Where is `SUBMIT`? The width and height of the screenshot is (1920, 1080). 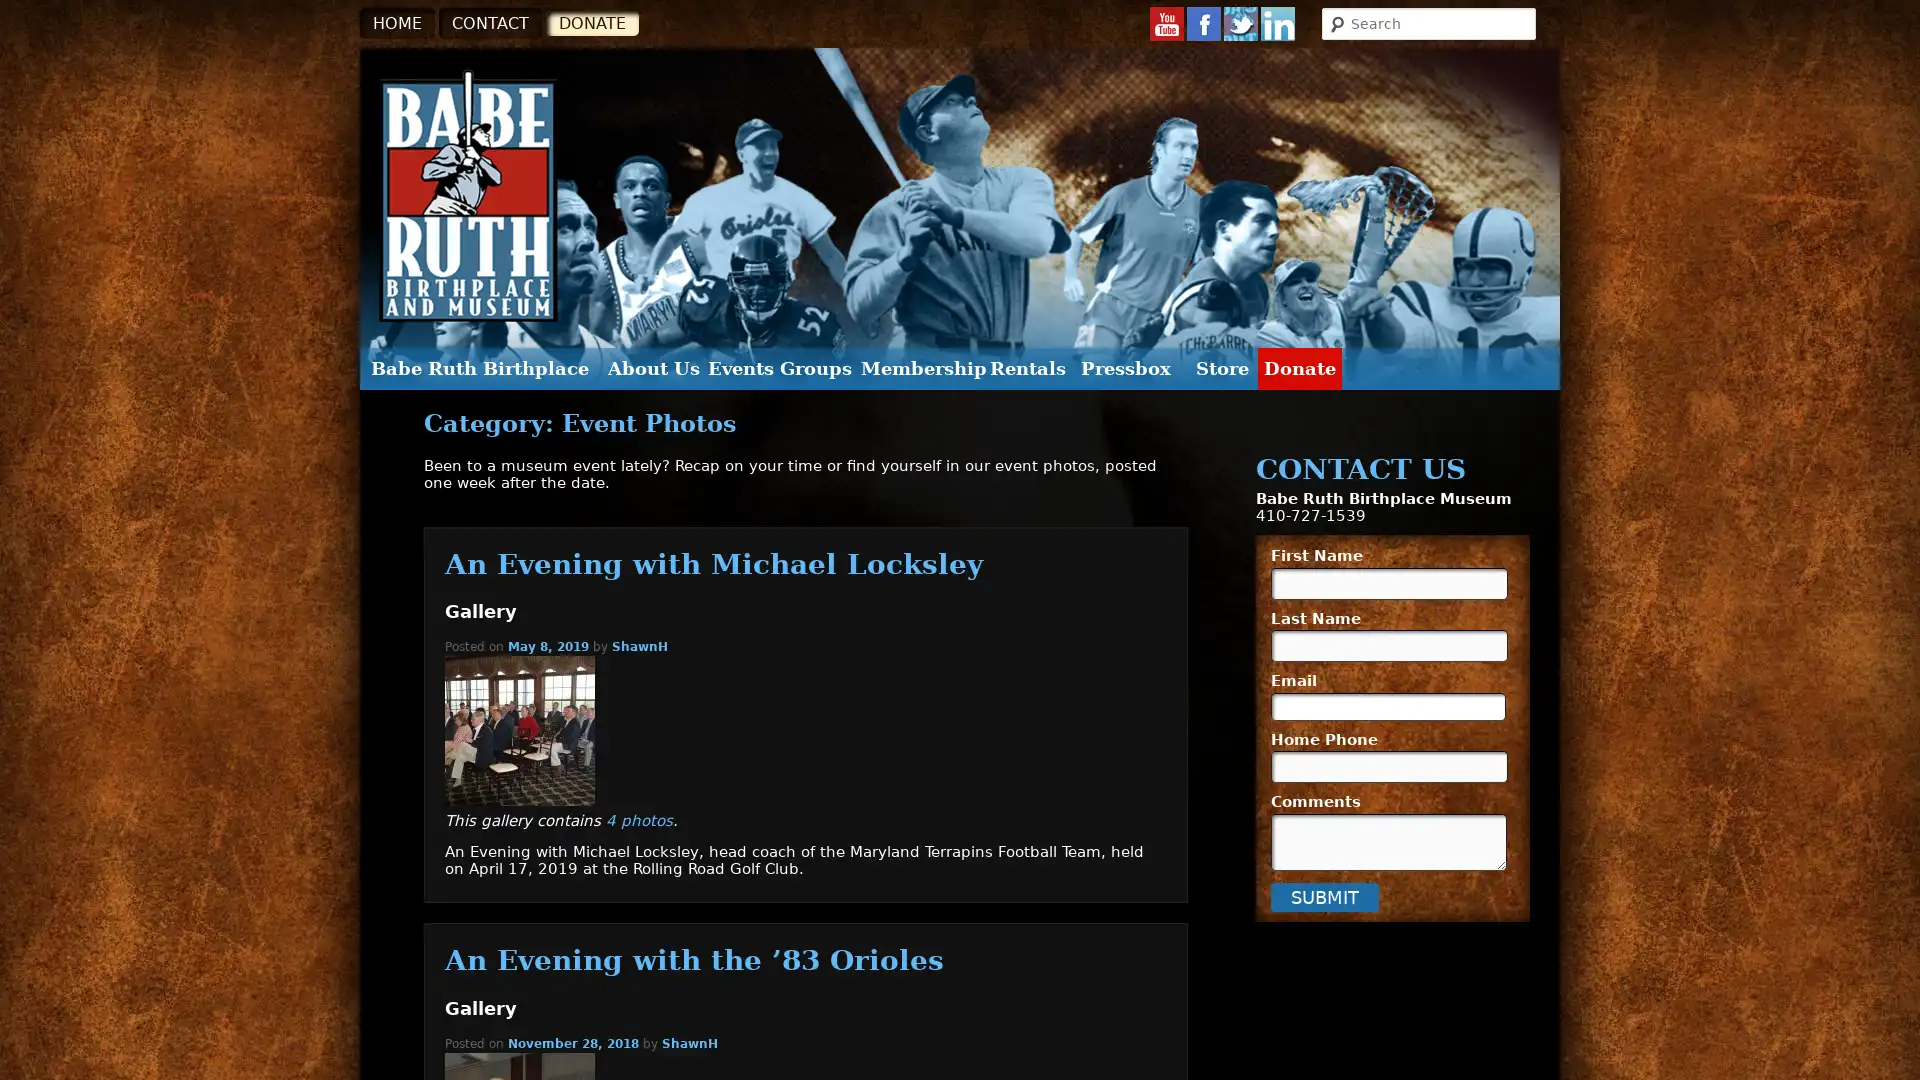
SUBMIT is located at coordinates (1324, 895).